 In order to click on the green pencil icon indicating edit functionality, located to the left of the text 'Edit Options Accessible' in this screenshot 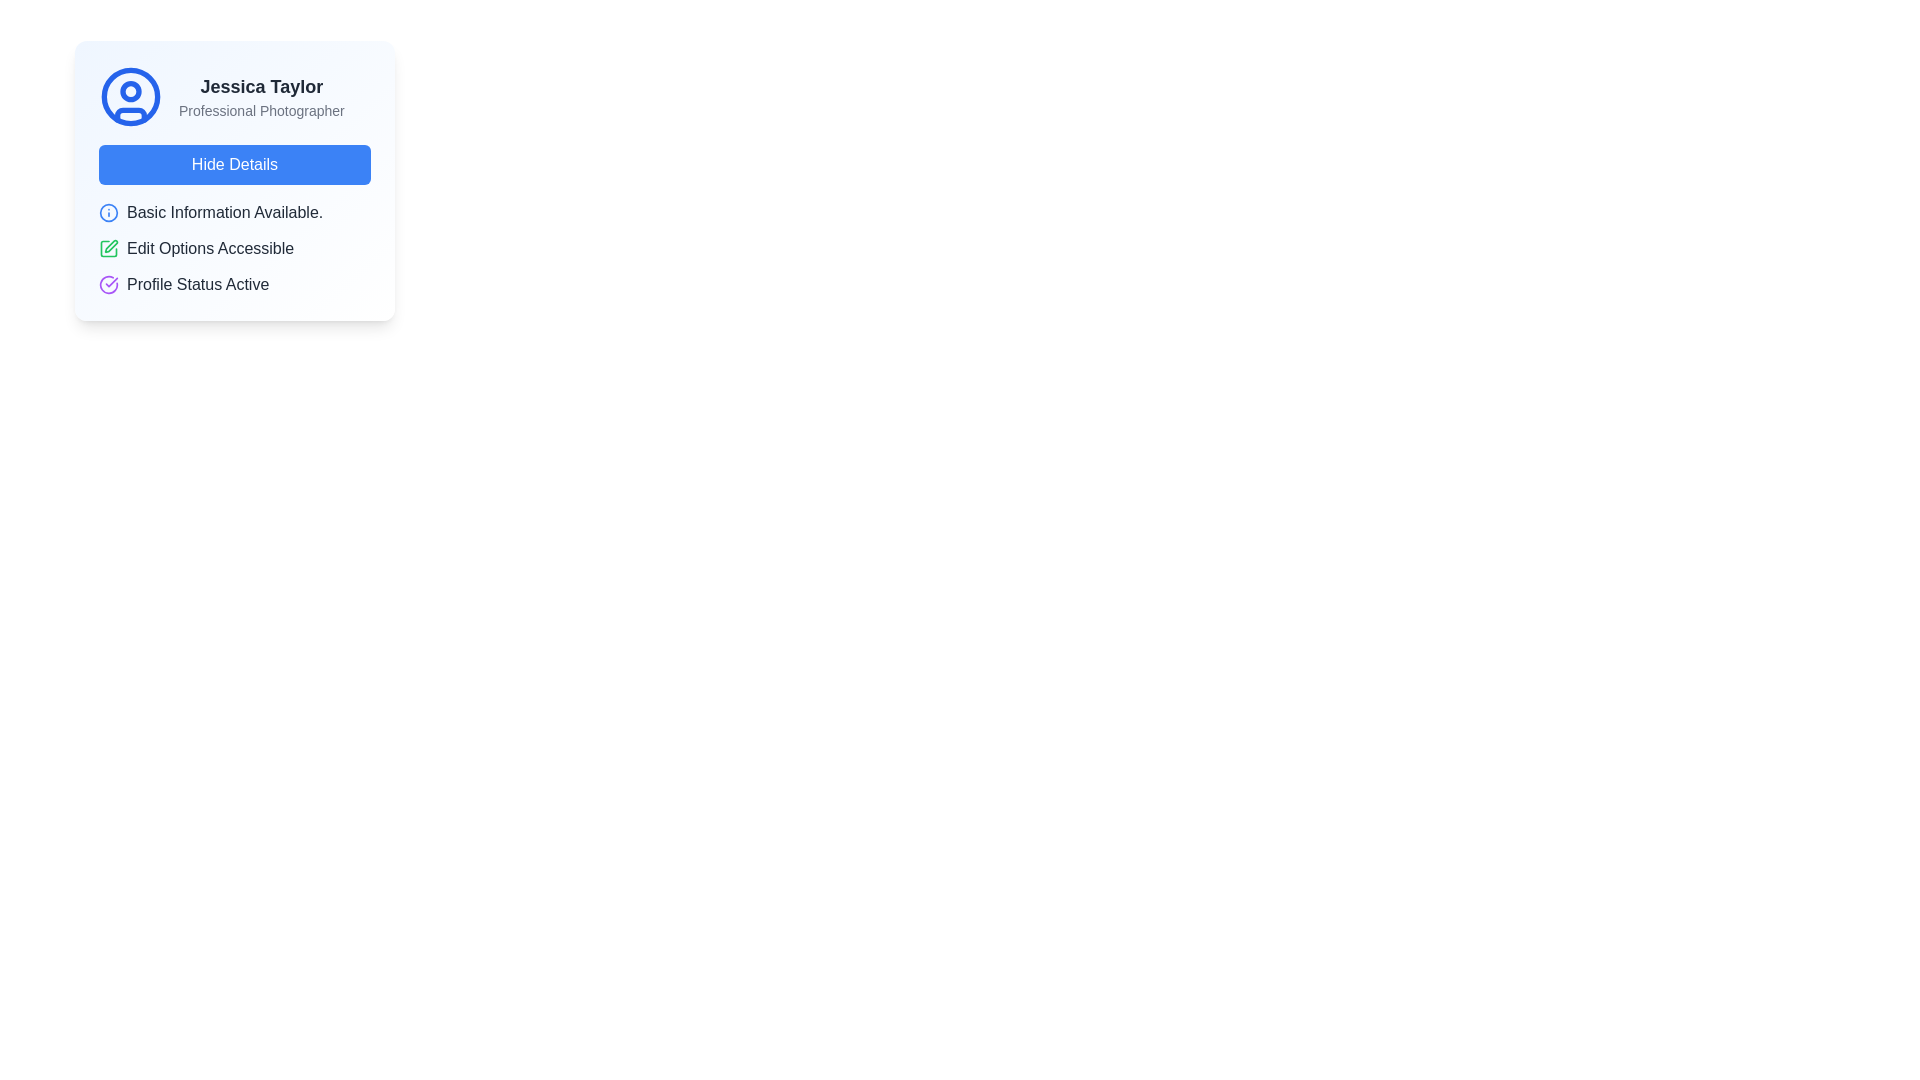, I will do `click(108, 248)`.